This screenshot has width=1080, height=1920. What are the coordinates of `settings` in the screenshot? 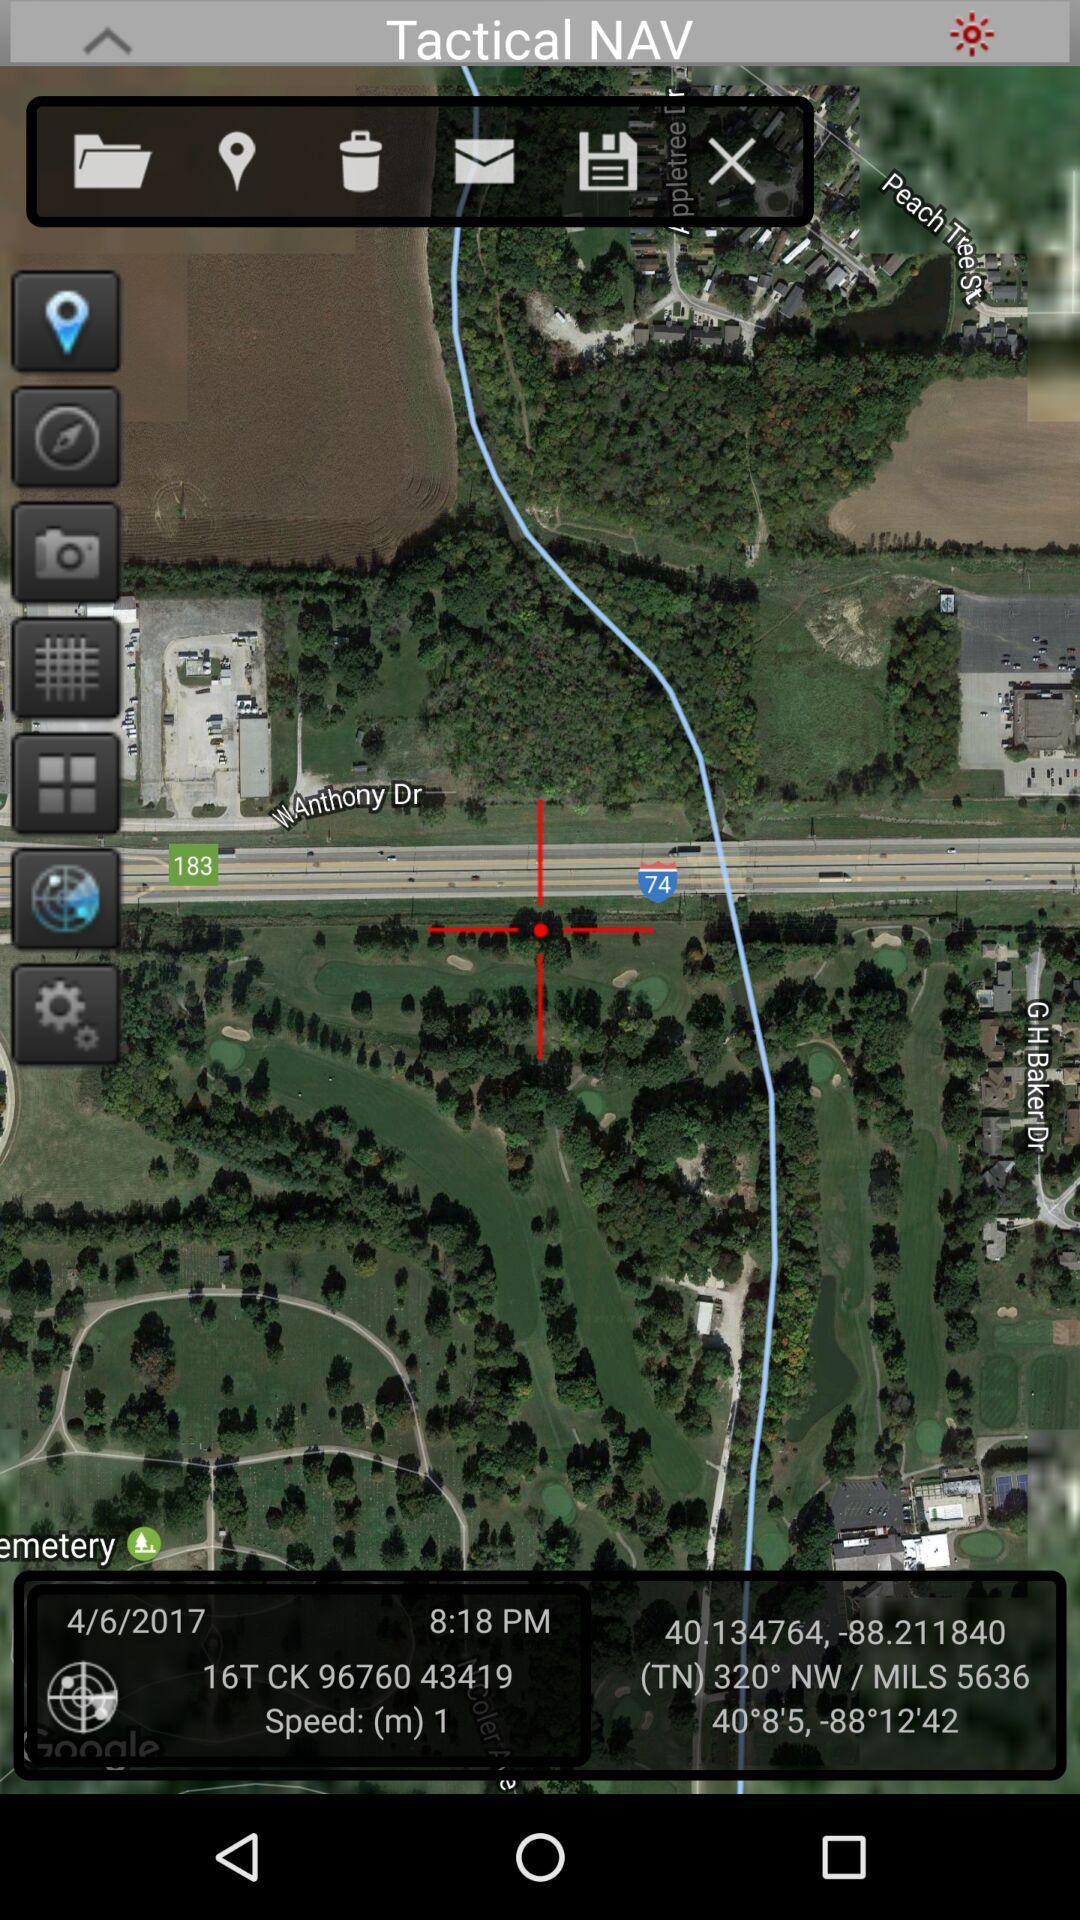 It's located at (58, 1013).